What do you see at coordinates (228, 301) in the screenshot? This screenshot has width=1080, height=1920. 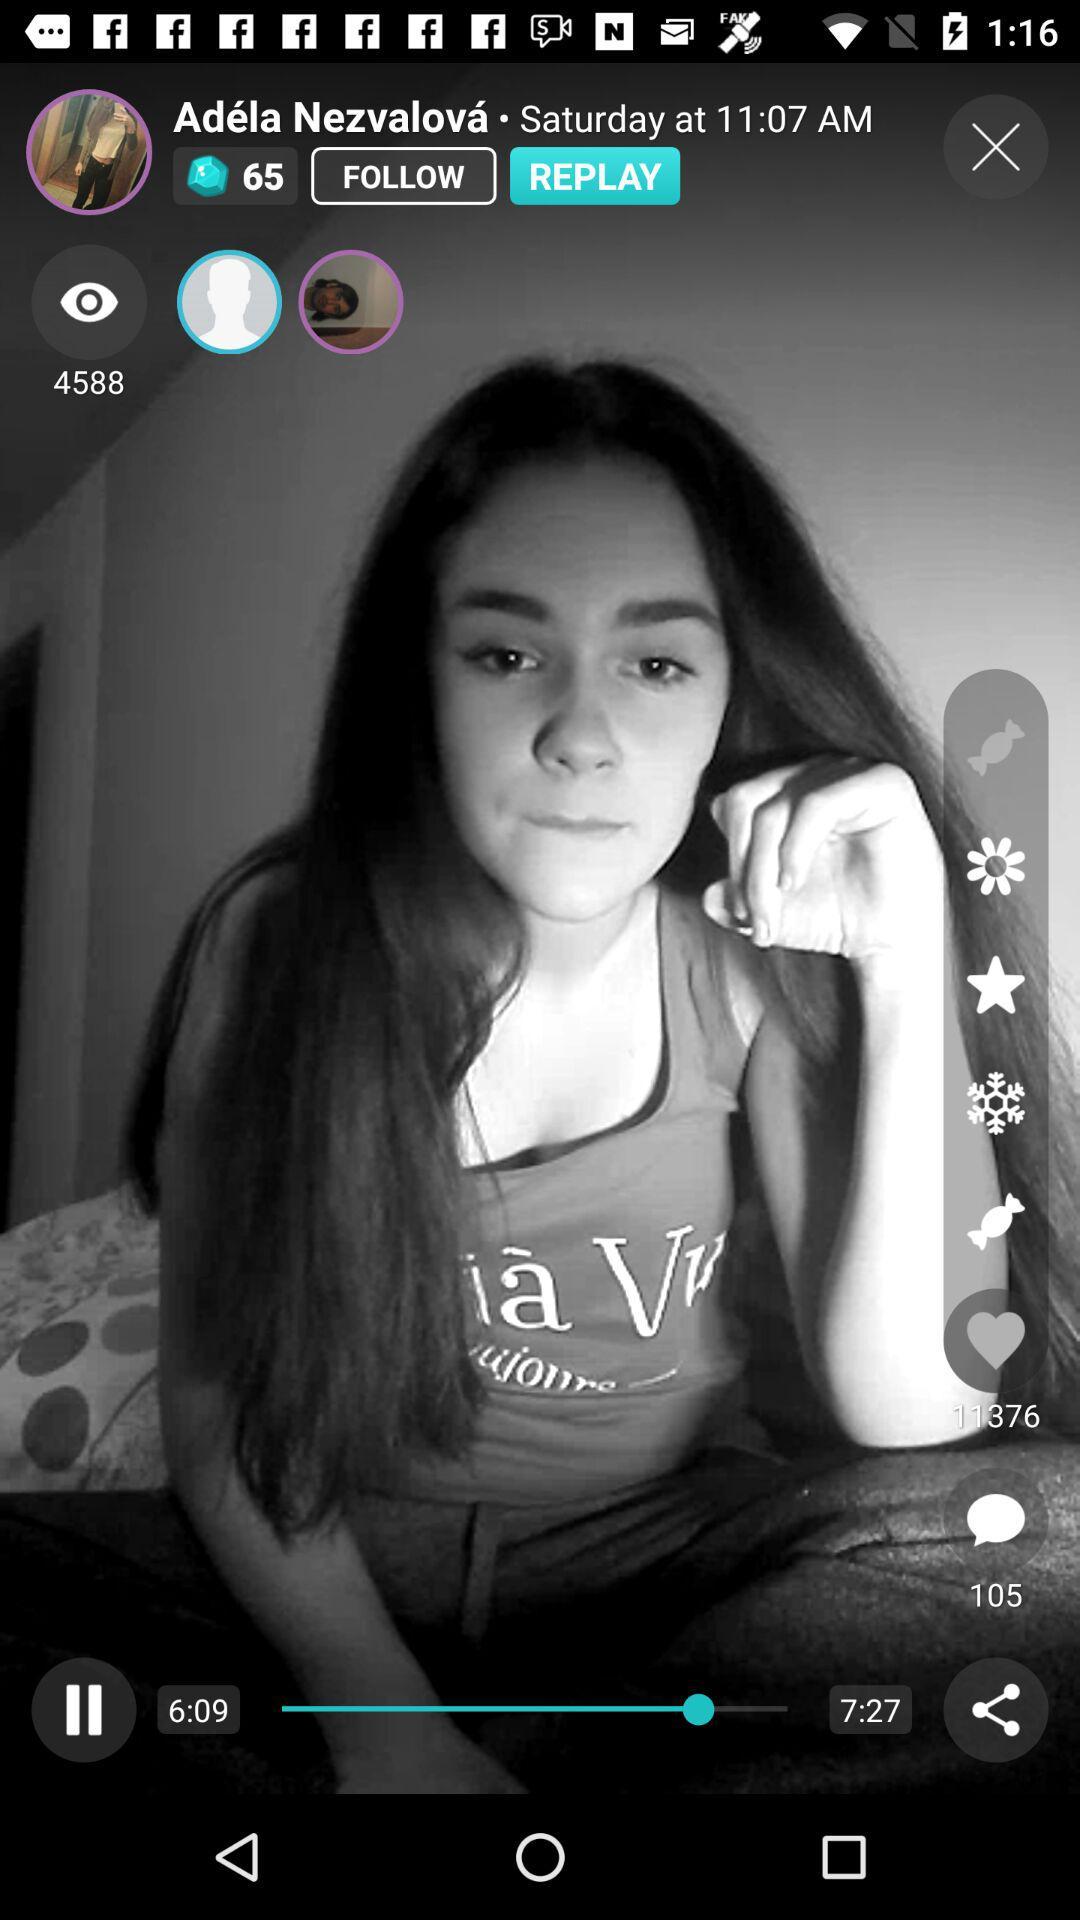 I see `share` at bounding box center [228, 301].